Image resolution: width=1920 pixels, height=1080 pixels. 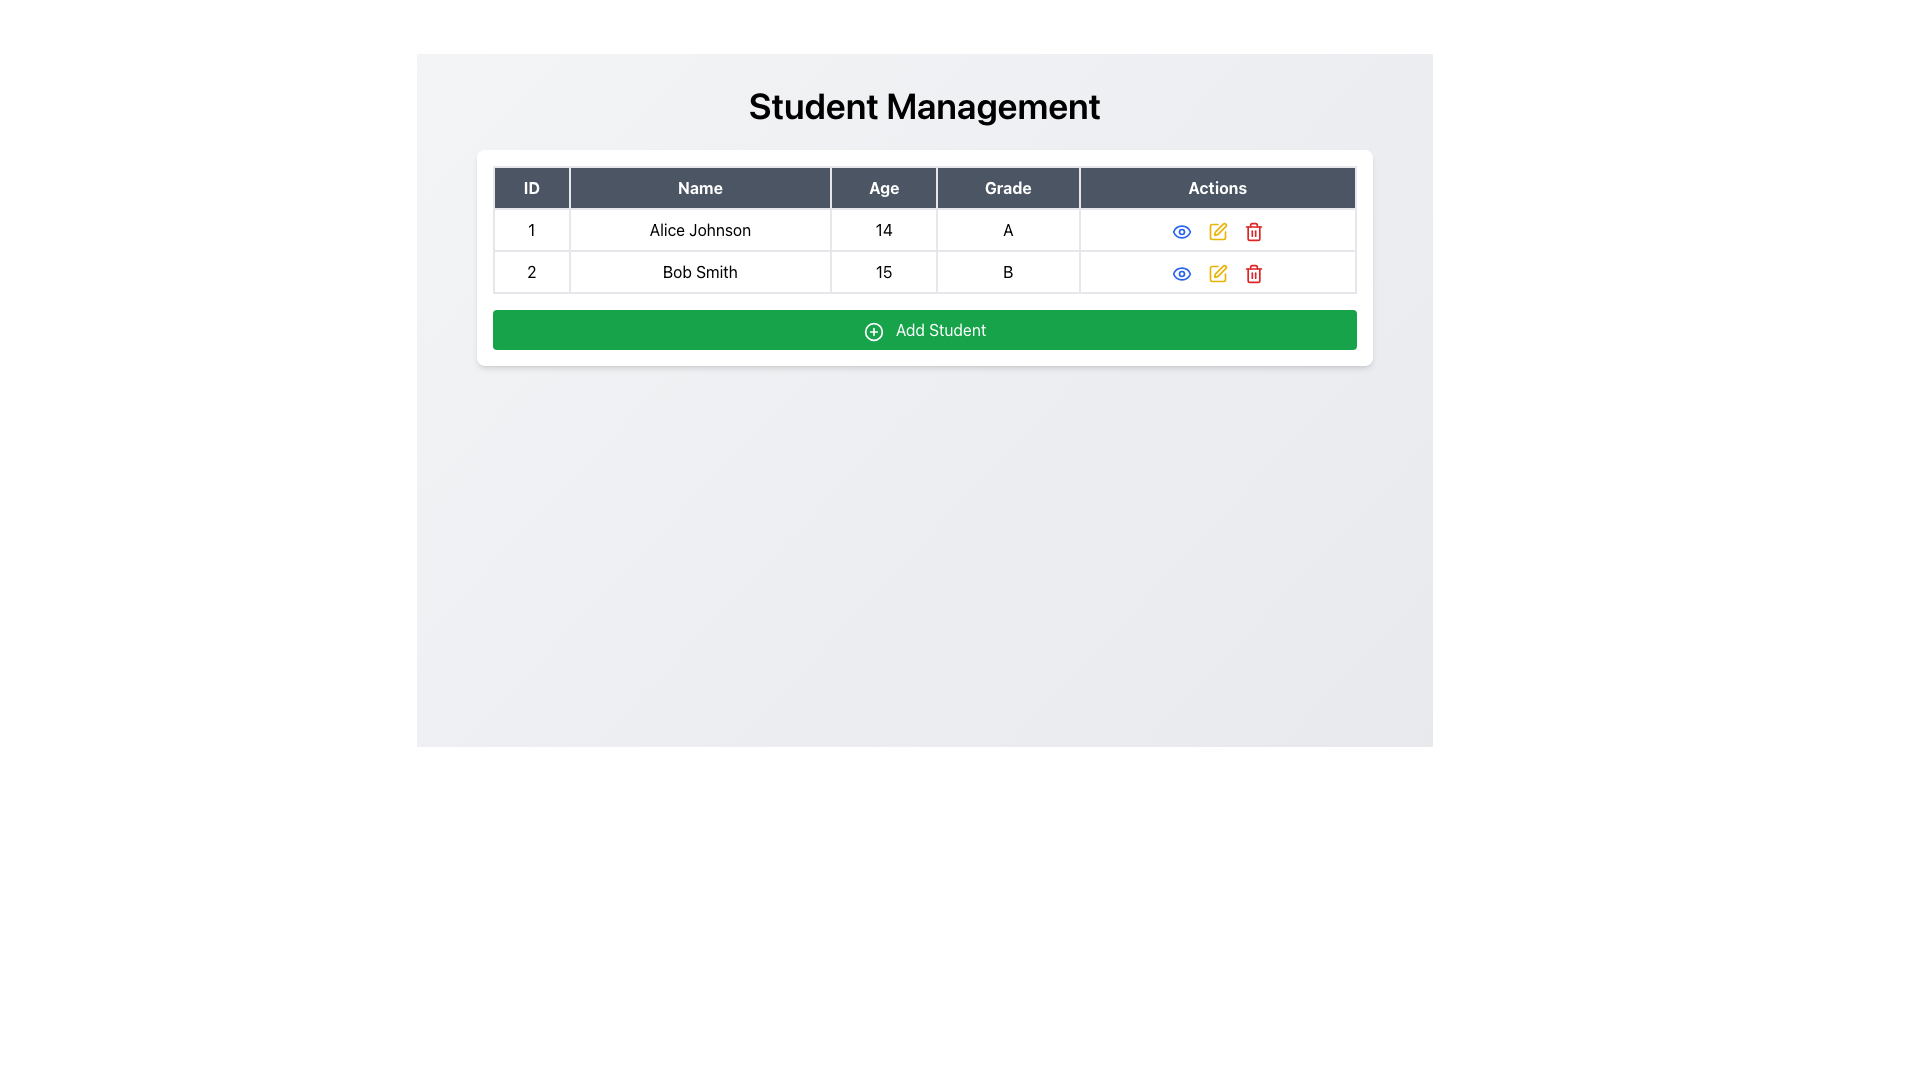 I want to click on the edit icon, which is a square-shaped vector icon styled with thin lines, located in the actions column of the second row, so click(x=1216, y=273).